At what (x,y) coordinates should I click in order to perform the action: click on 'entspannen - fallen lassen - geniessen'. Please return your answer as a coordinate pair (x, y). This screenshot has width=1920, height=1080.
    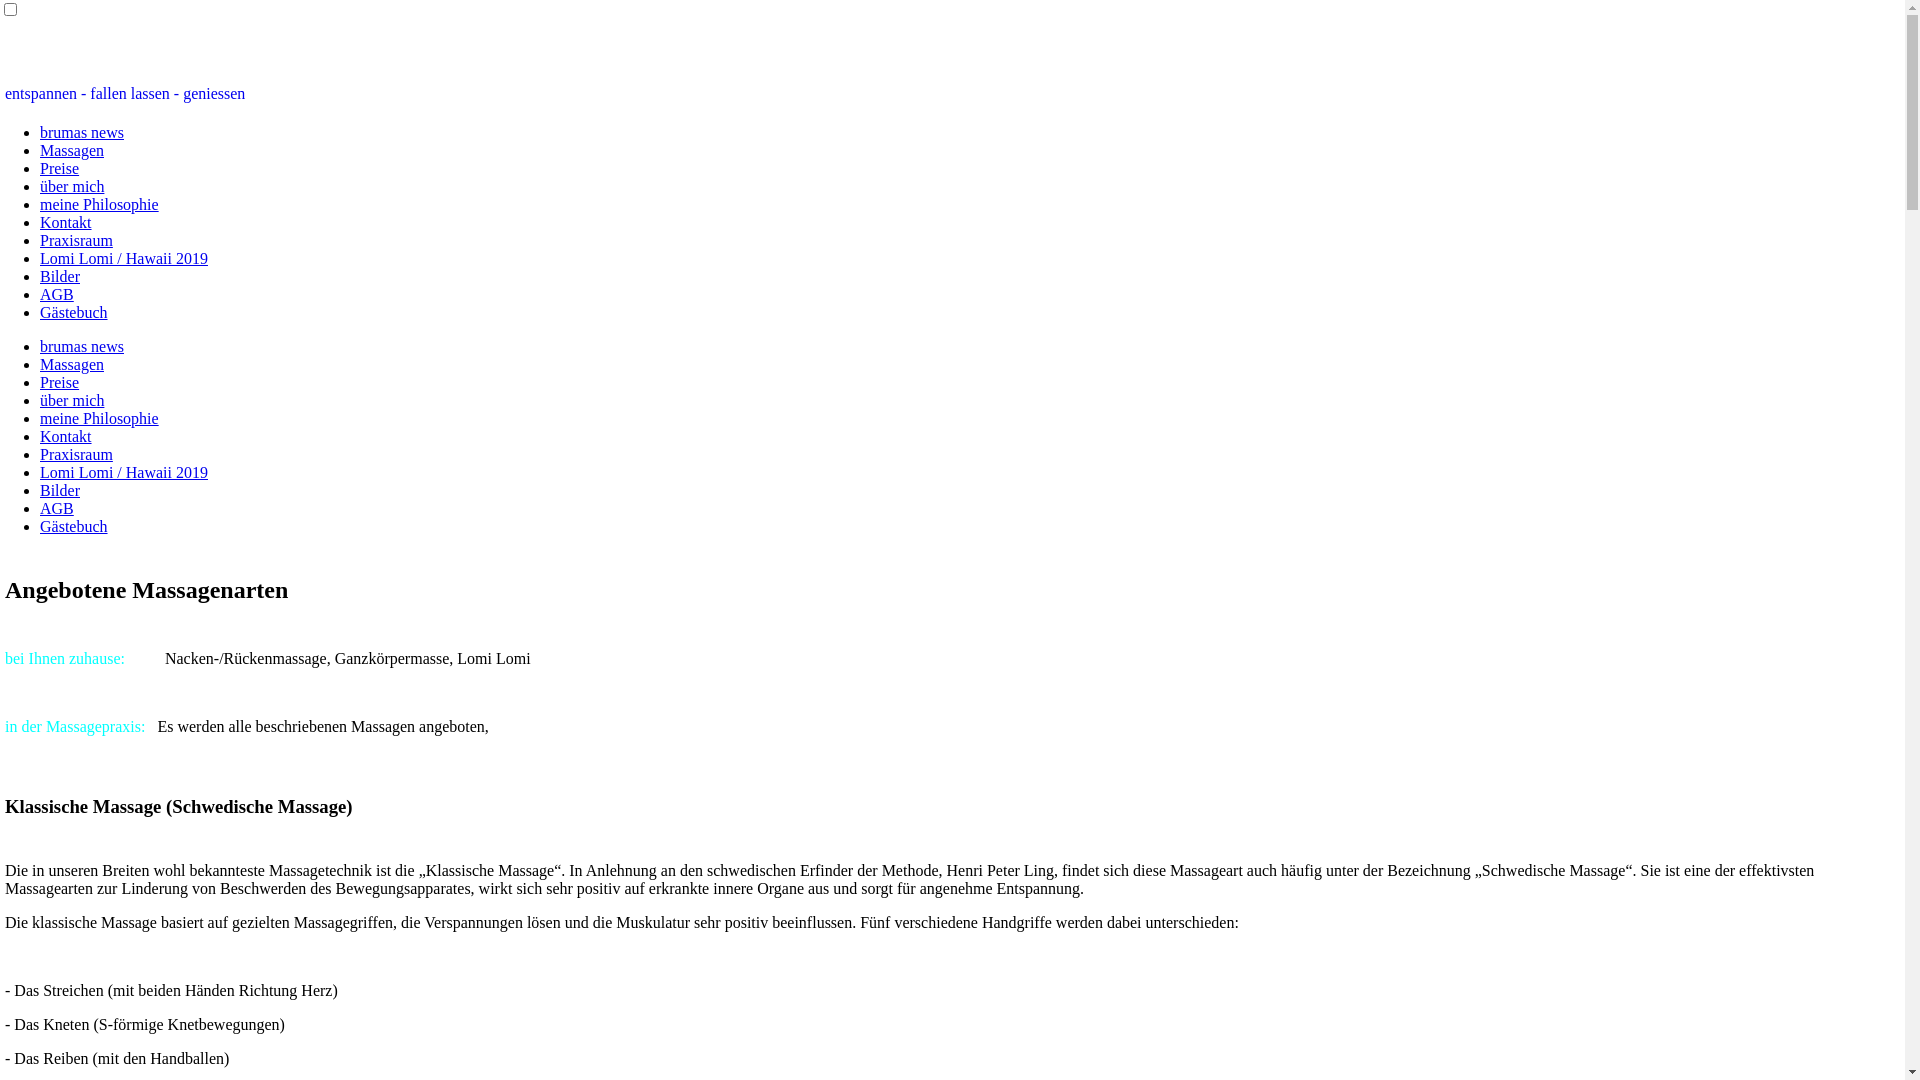
    Looking at the image, I should click on (123, 93).